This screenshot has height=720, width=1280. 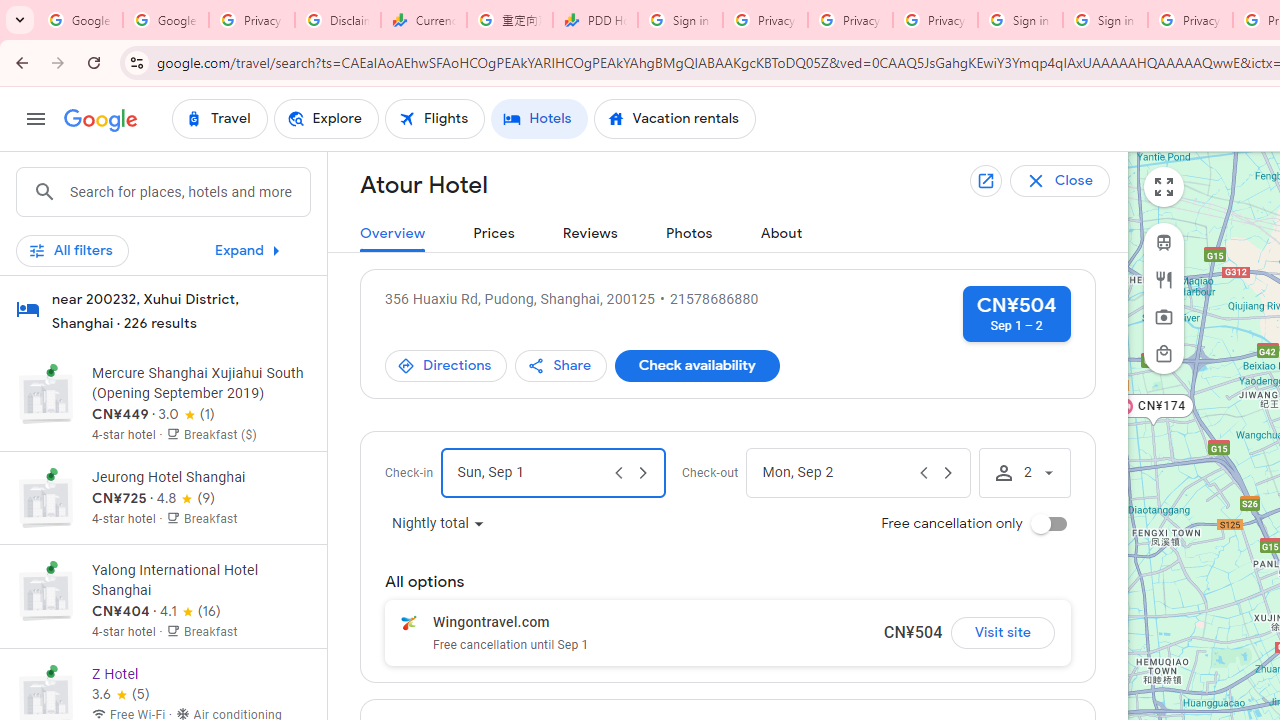 I want to click on 'Check availability', so click(x=696, y=366).